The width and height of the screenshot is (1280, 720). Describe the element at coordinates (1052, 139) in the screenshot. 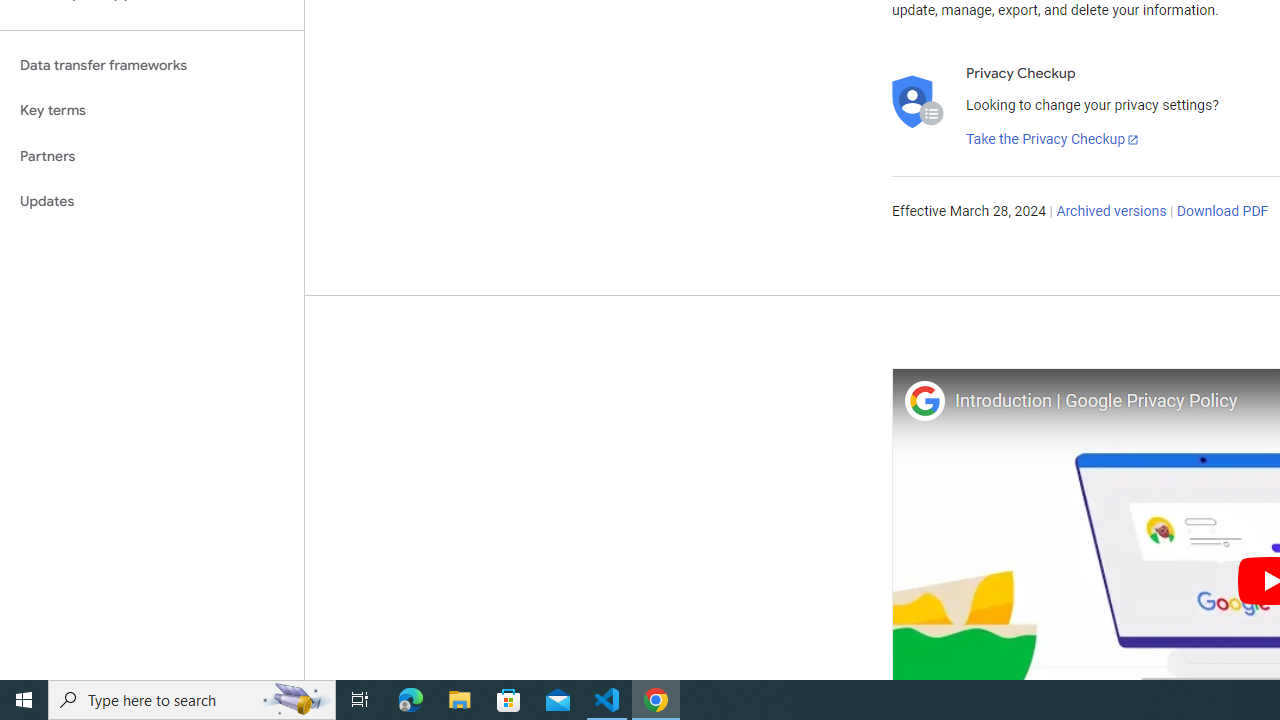

I see `'Take the Privacy Checkup'` at that location.